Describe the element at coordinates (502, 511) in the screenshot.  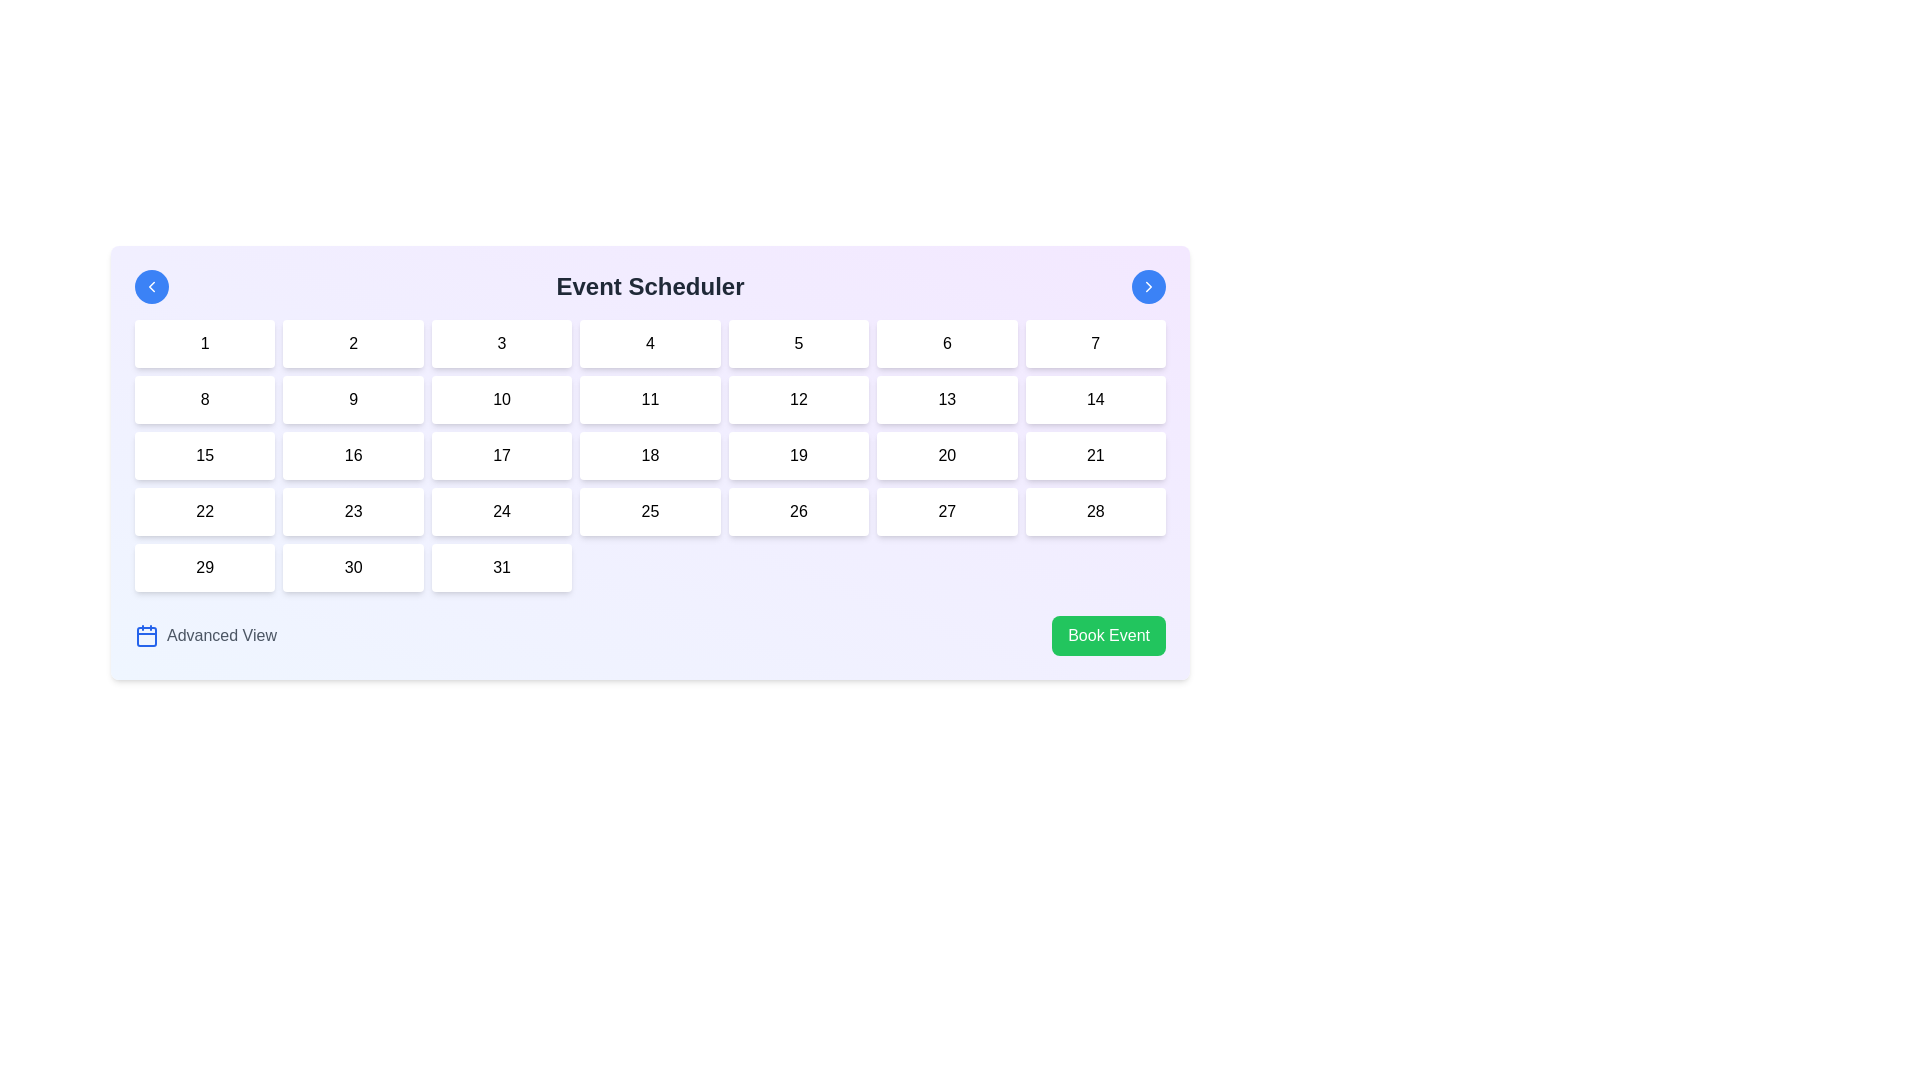
I see `the button displaying the number '24' in black text, located in the grid under the header 'Event Scheduler'` at that location.